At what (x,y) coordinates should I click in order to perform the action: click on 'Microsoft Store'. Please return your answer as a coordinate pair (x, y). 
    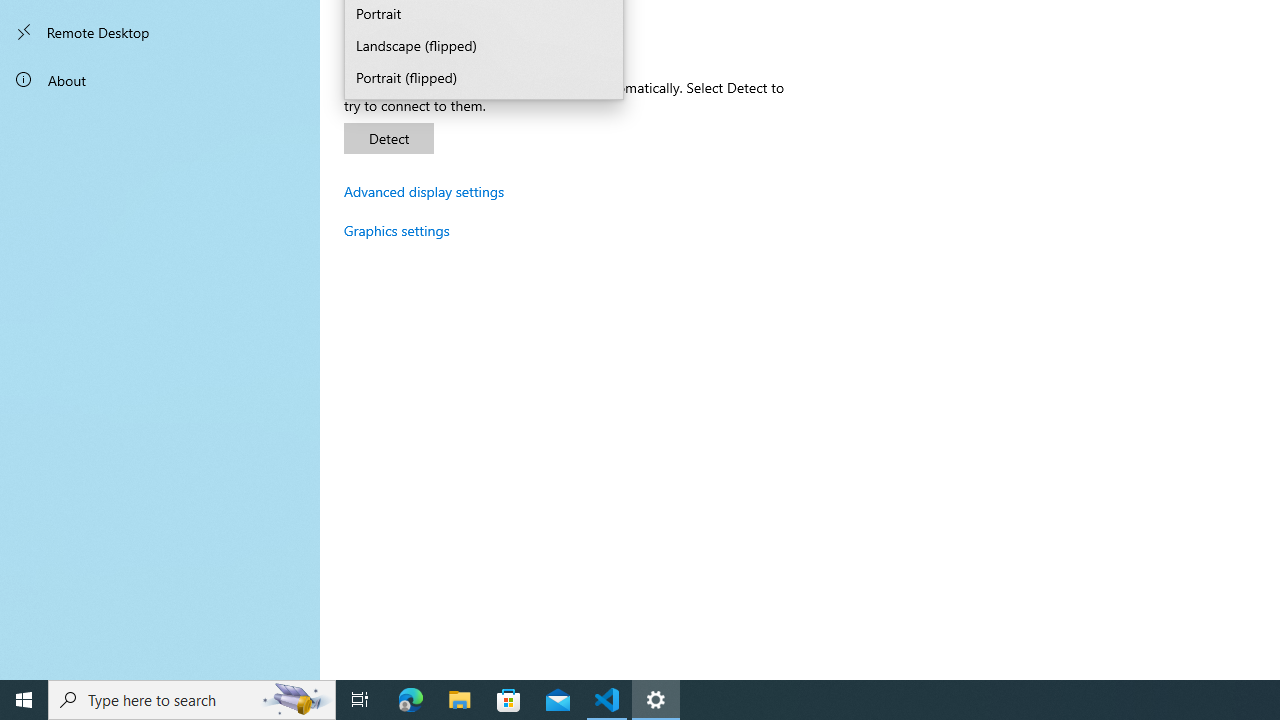
    Looking at the image, I should click on (509, 698).